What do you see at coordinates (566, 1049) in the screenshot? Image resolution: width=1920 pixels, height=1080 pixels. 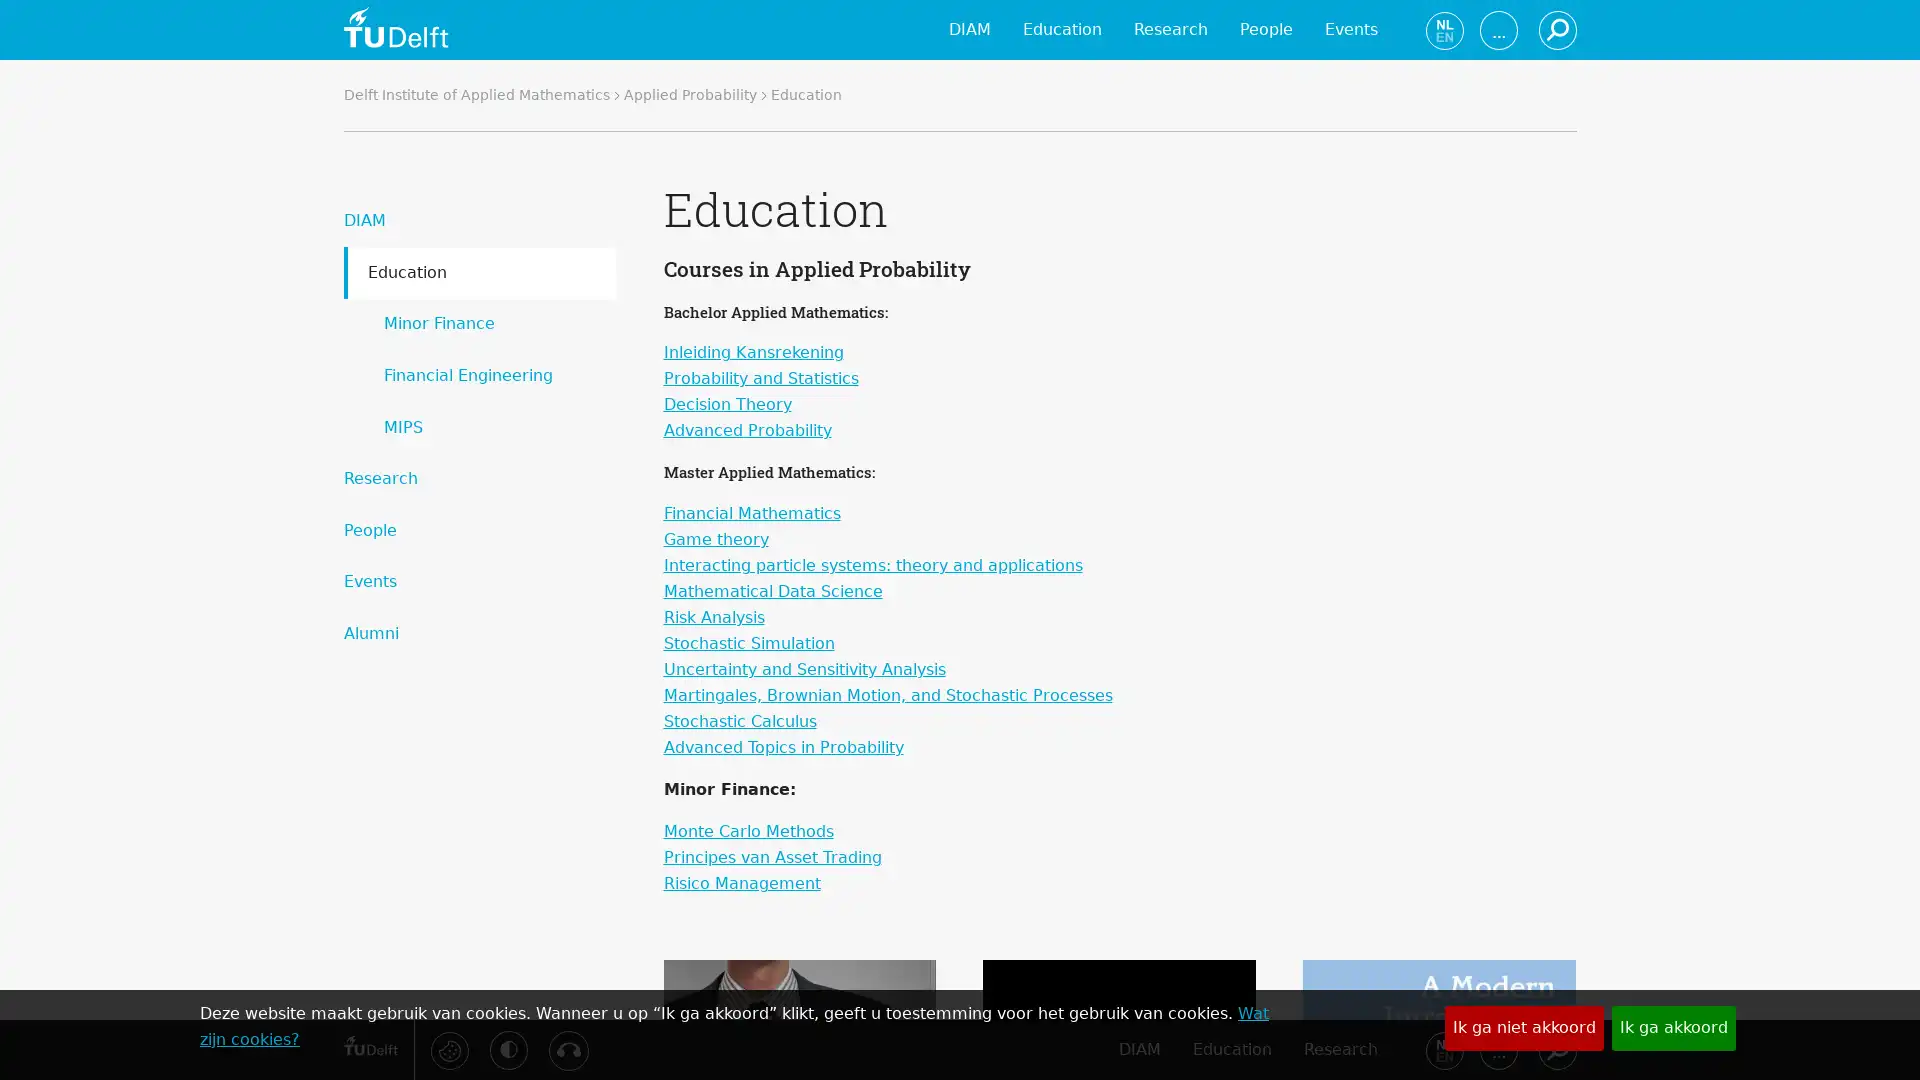 I see `Luister met de ReachDeck-werkbalk` at bounding box center [566, 1049].